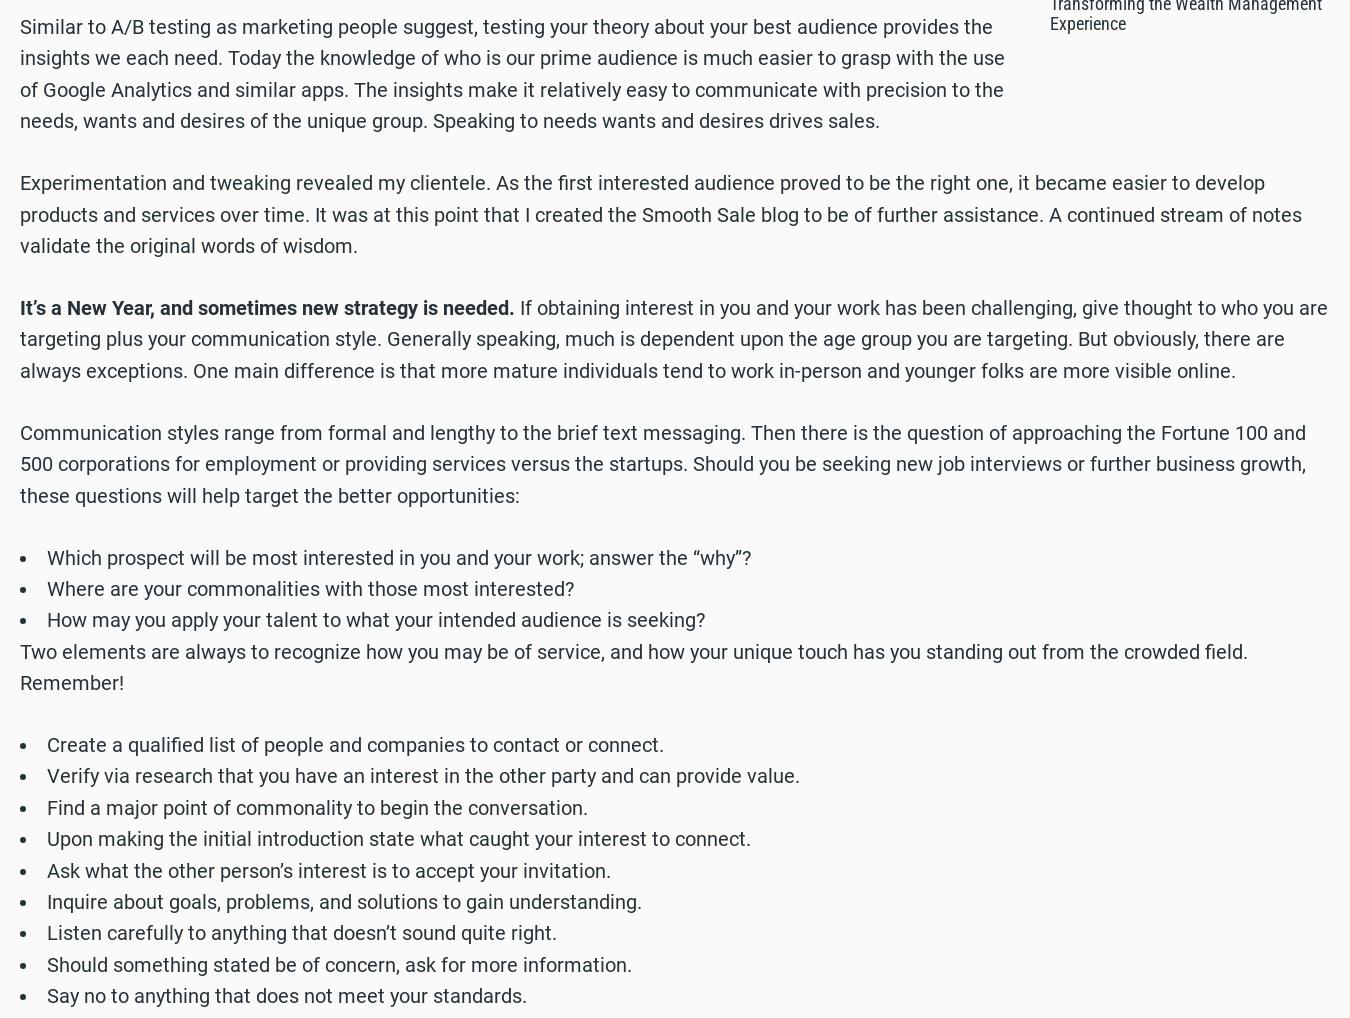  I want to click on 'Create a qualified list of people and companies to contact or connect.', so click(354, 743).